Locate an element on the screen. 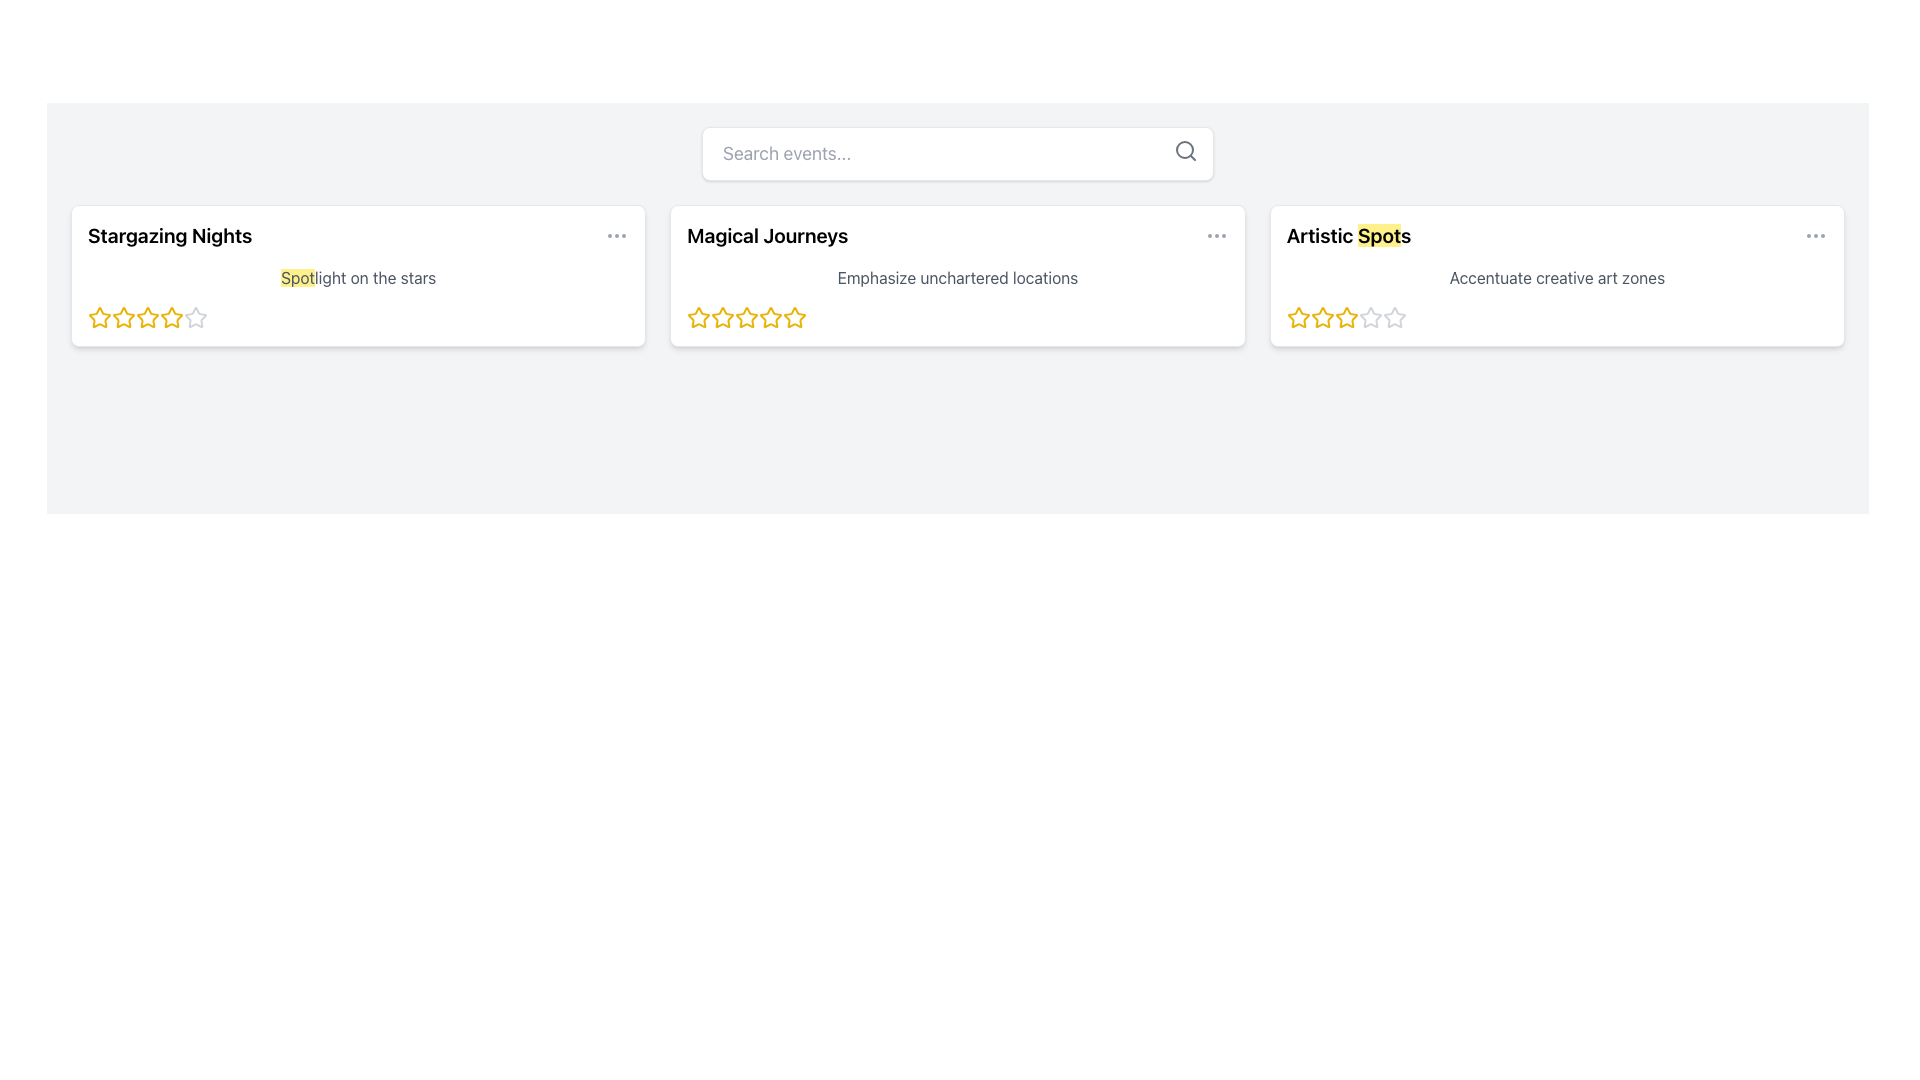 The image size is (1920, 1080). the first star in the rating system below the title 'Magical Journeys' on the second card is located at coordinates (722, 316).